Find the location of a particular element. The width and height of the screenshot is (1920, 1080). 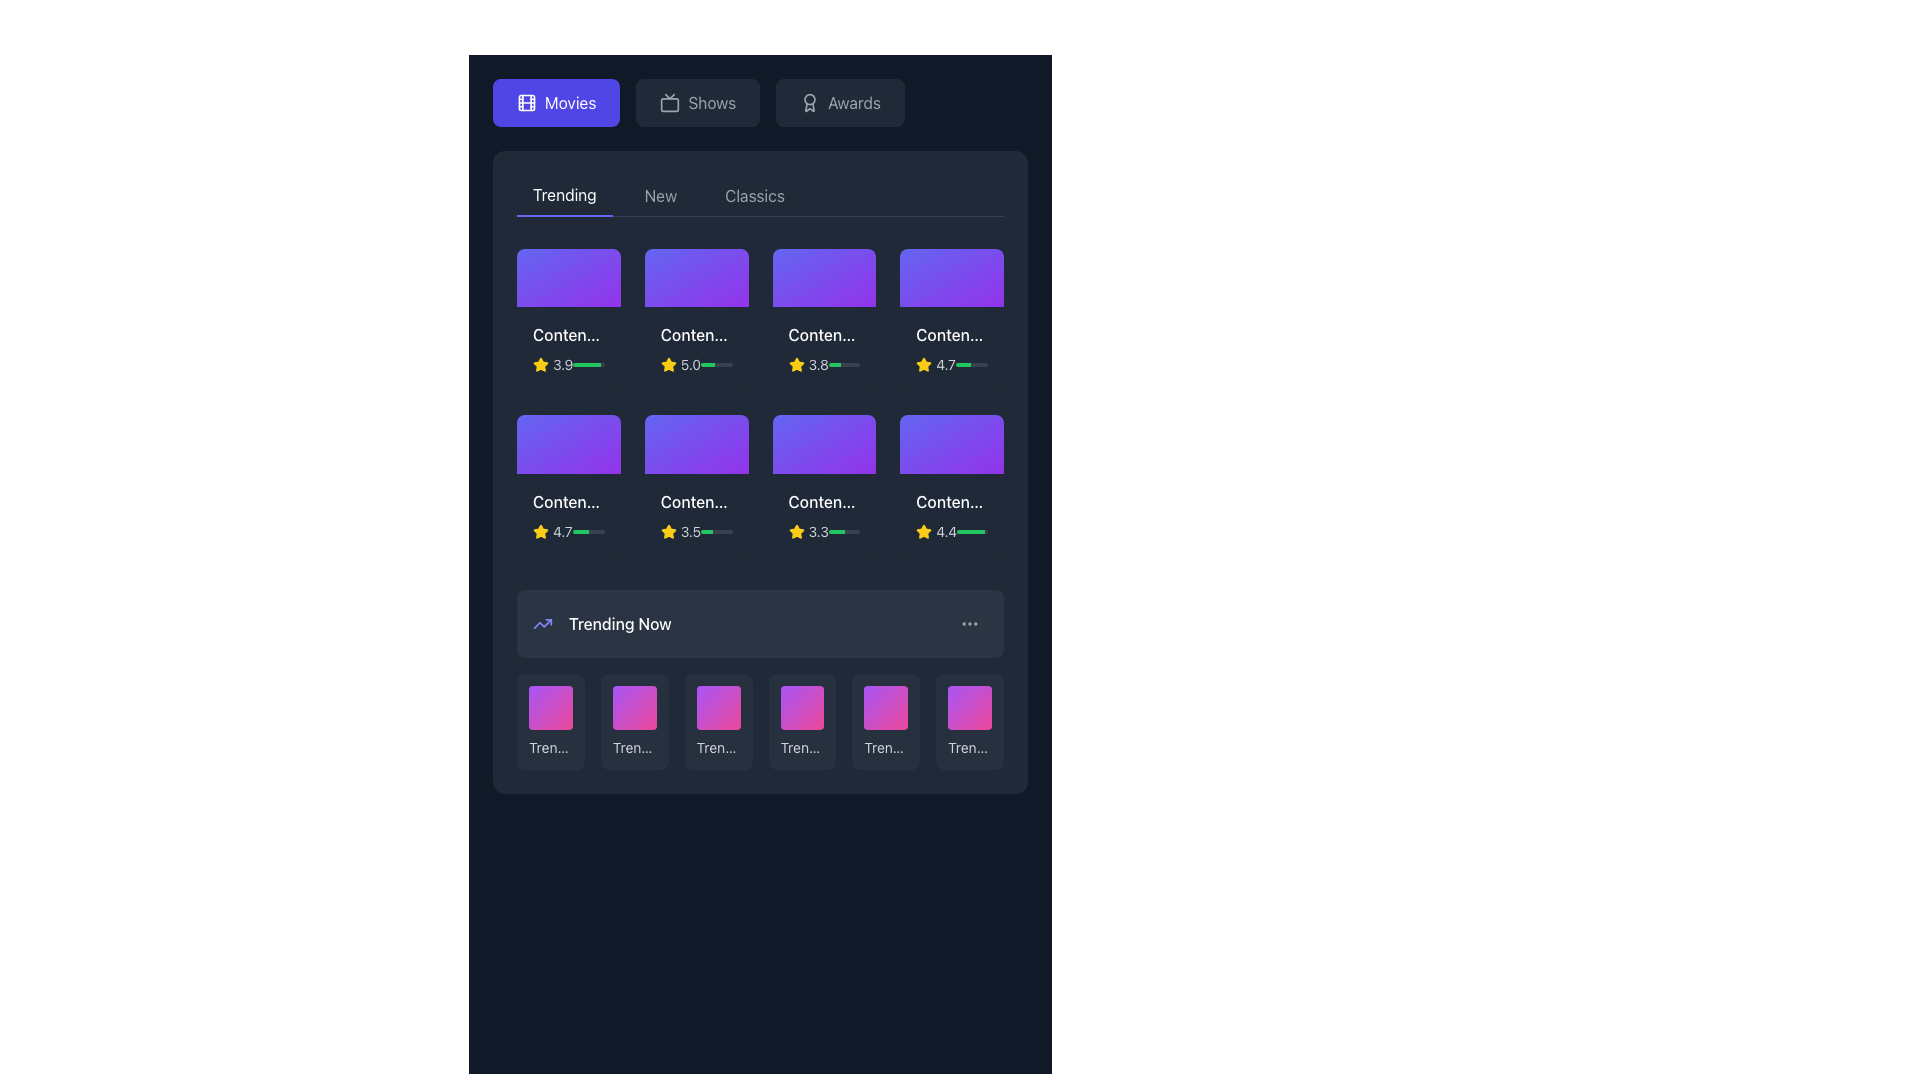

the text label displaying the rating '3.9', which is accompanied by a yellow star icon, located in the first row and first column of the content cards grid is located at coordinates (553, 365).